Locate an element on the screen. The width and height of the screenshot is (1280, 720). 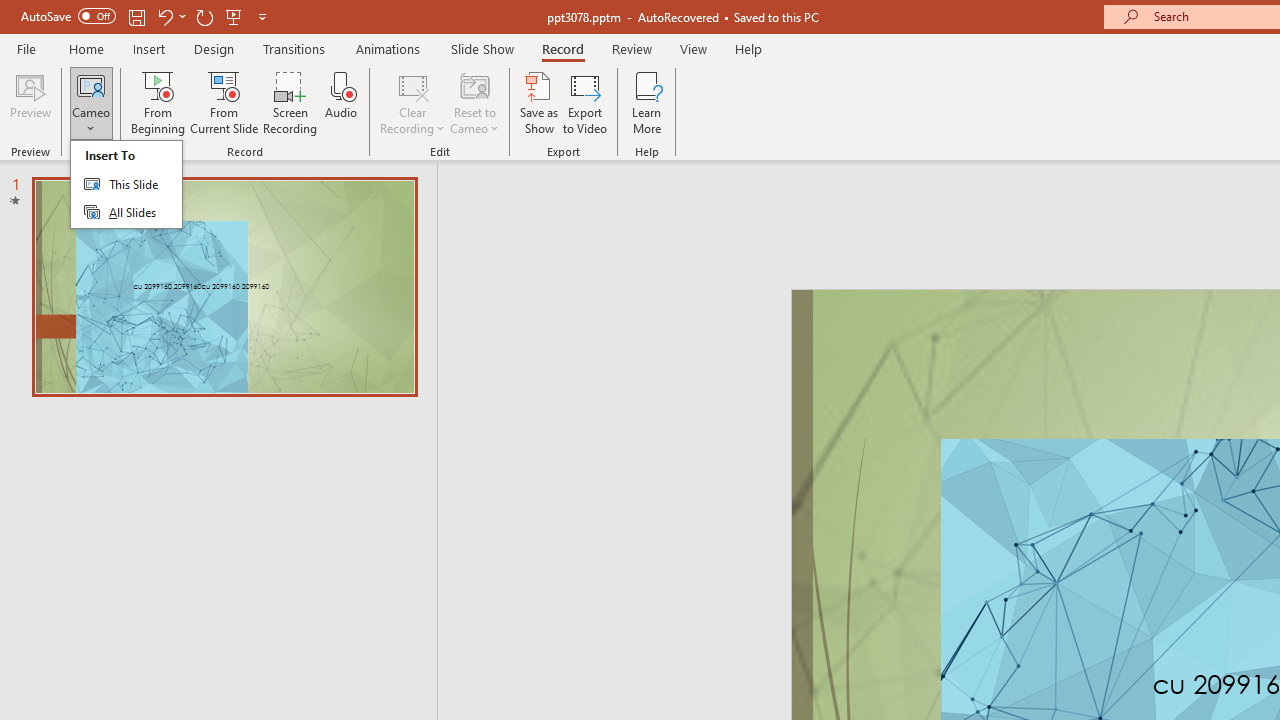
'Preview' is located at coordinates (30, 103).